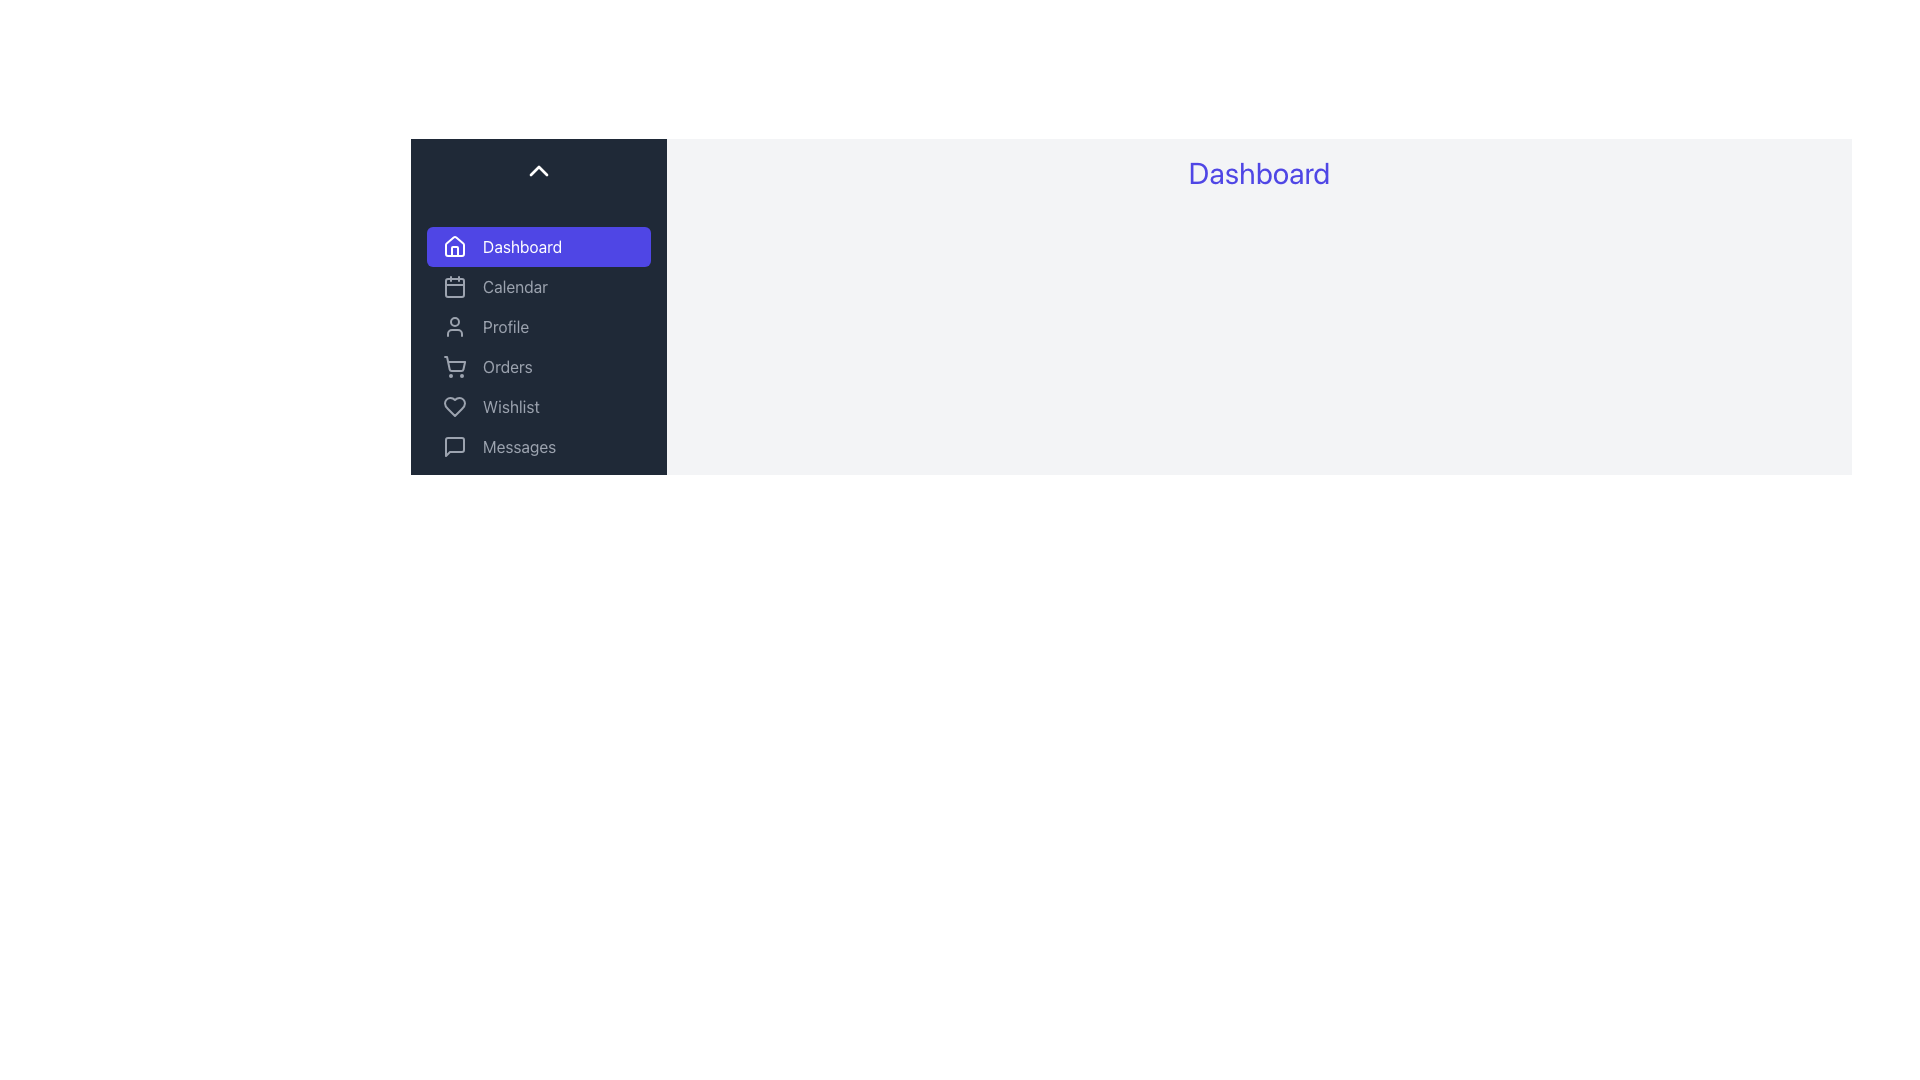  What do you see at coordinates (454, 364) in the screenshot?
I see `the shopping cart vector icon located in the sidebar menu, which is positioned to the left of the 'Orders' label and below the 'Profile' menu item` at bounding box center [454, 364].